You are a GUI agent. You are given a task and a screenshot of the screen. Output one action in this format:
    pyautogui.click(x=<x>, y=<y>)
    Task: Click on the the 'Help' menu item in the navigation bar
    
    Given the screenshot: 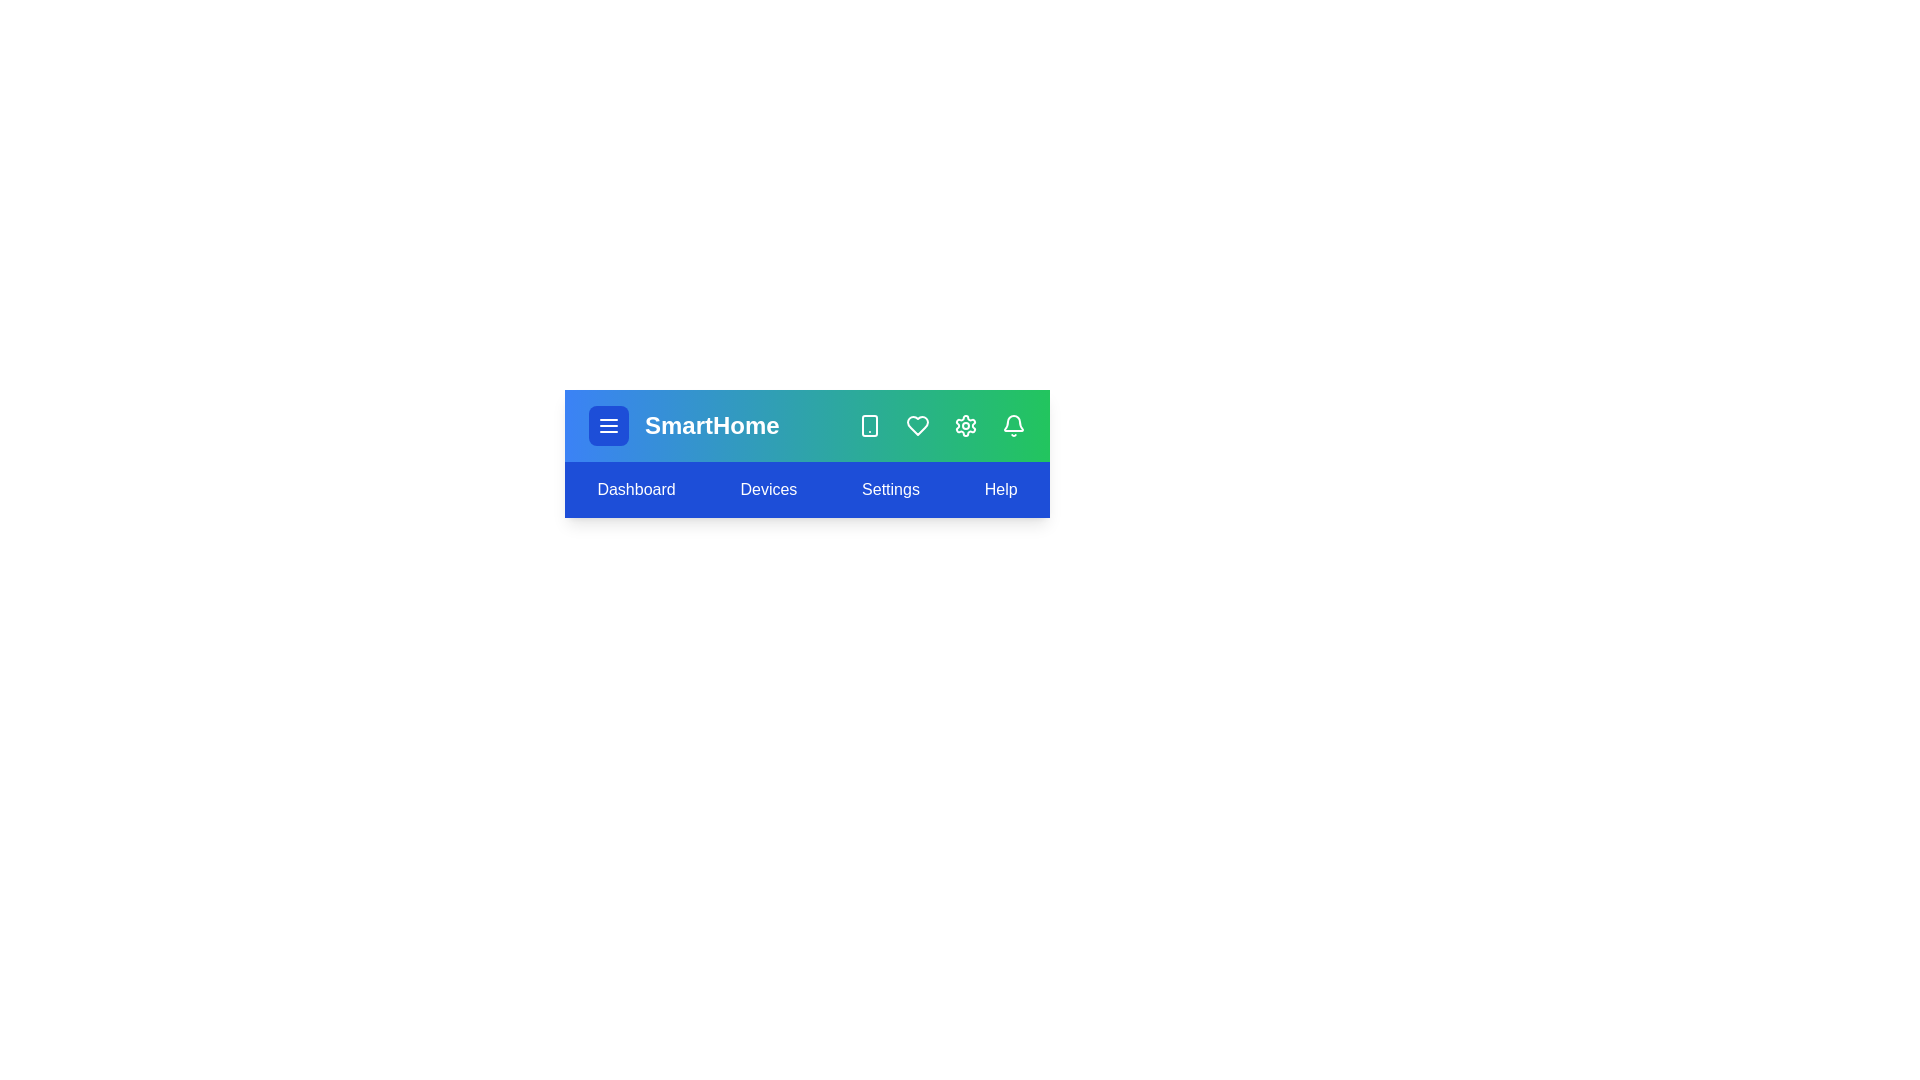 What is the action you would take?
    pyautogui.click(x=1001, y=489)
    